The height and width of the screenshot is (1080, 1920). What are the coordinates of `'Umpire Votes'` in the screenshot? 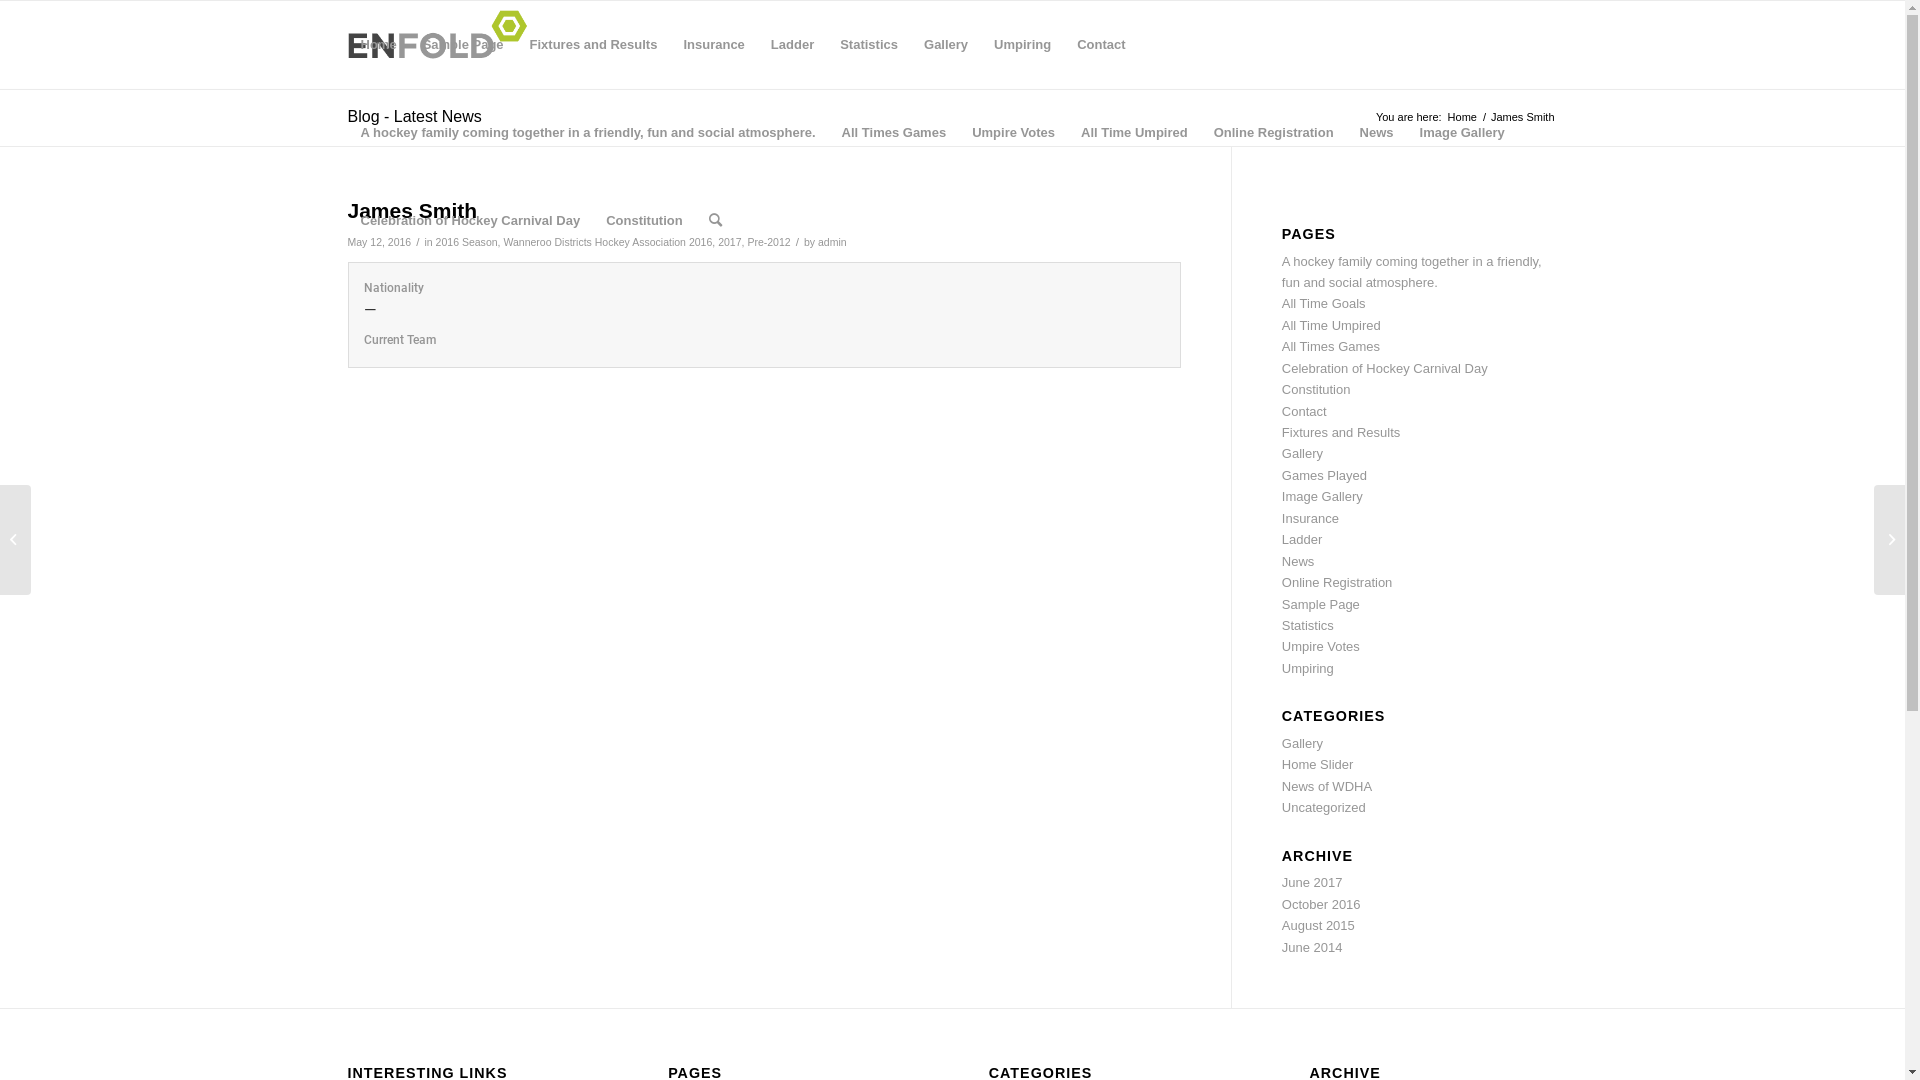 It's located at (1013, 132).